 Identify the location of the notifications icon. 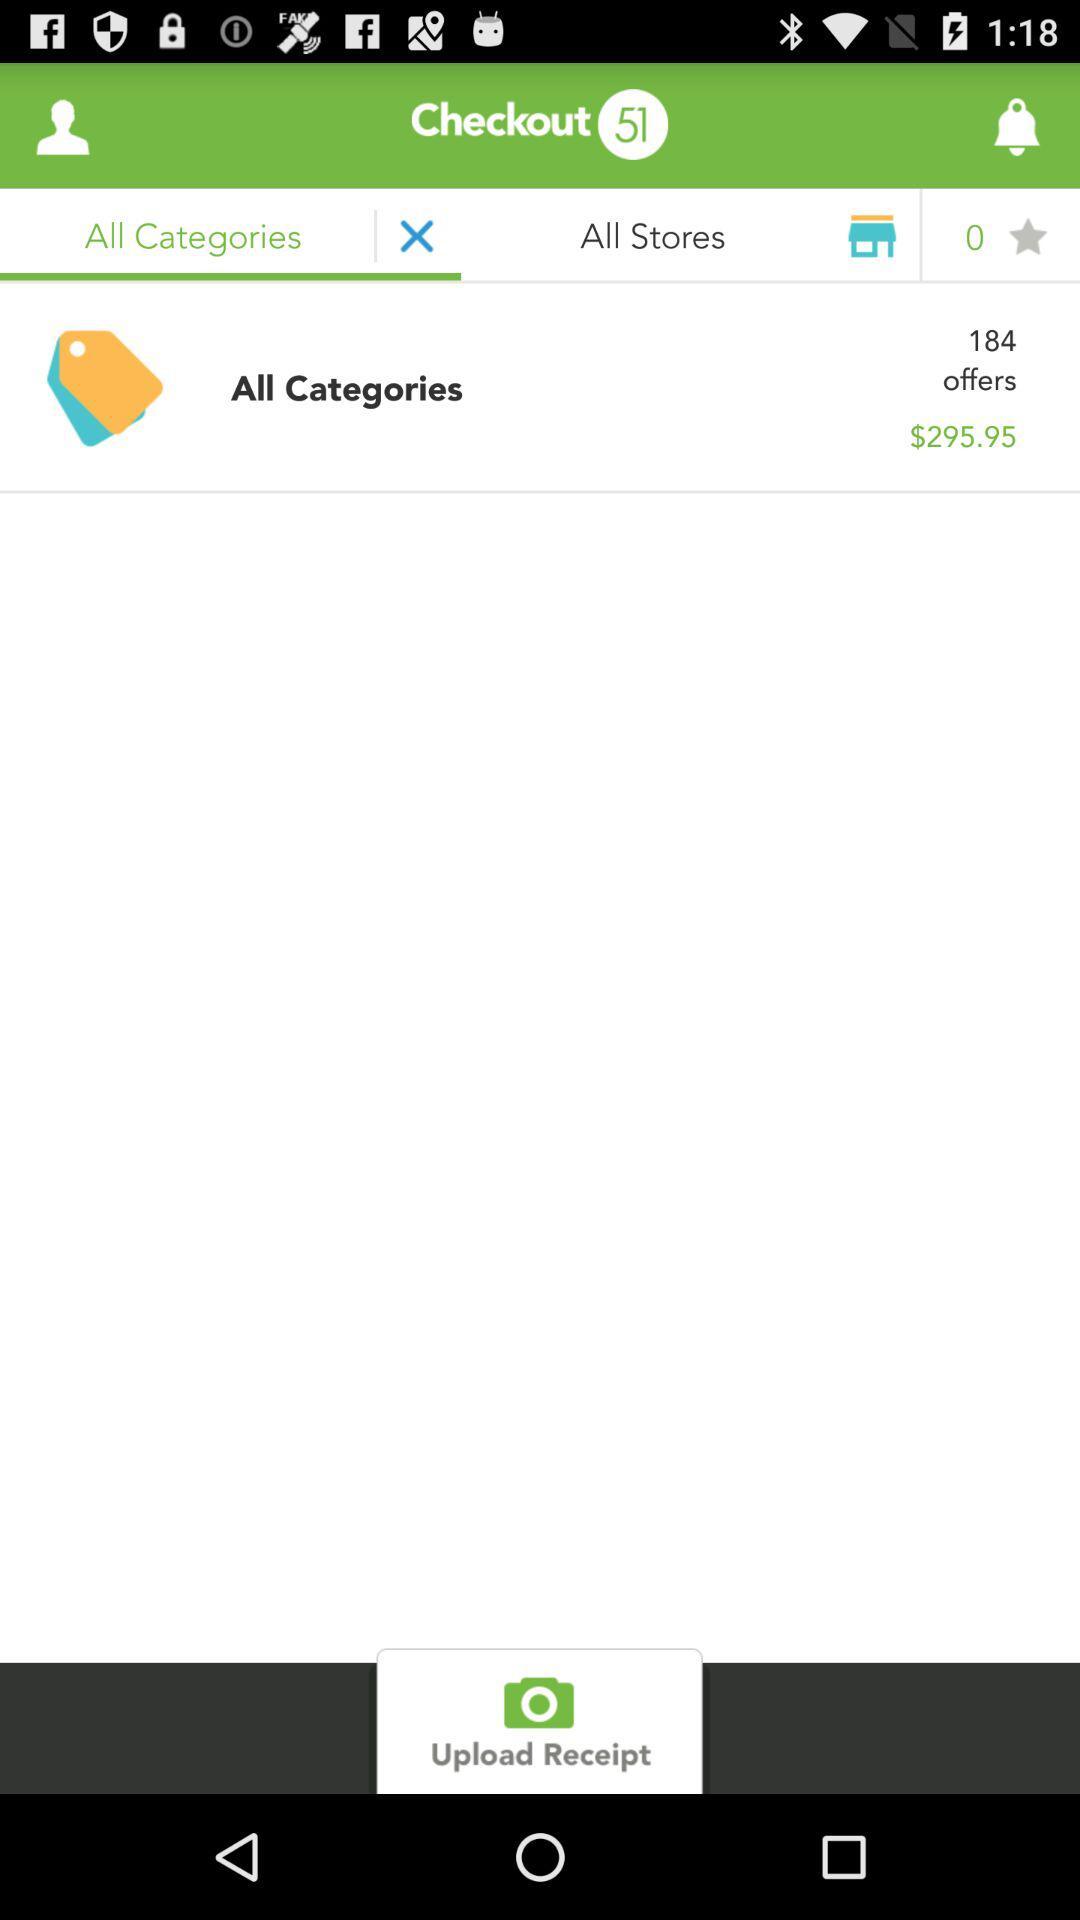
(960, 133).